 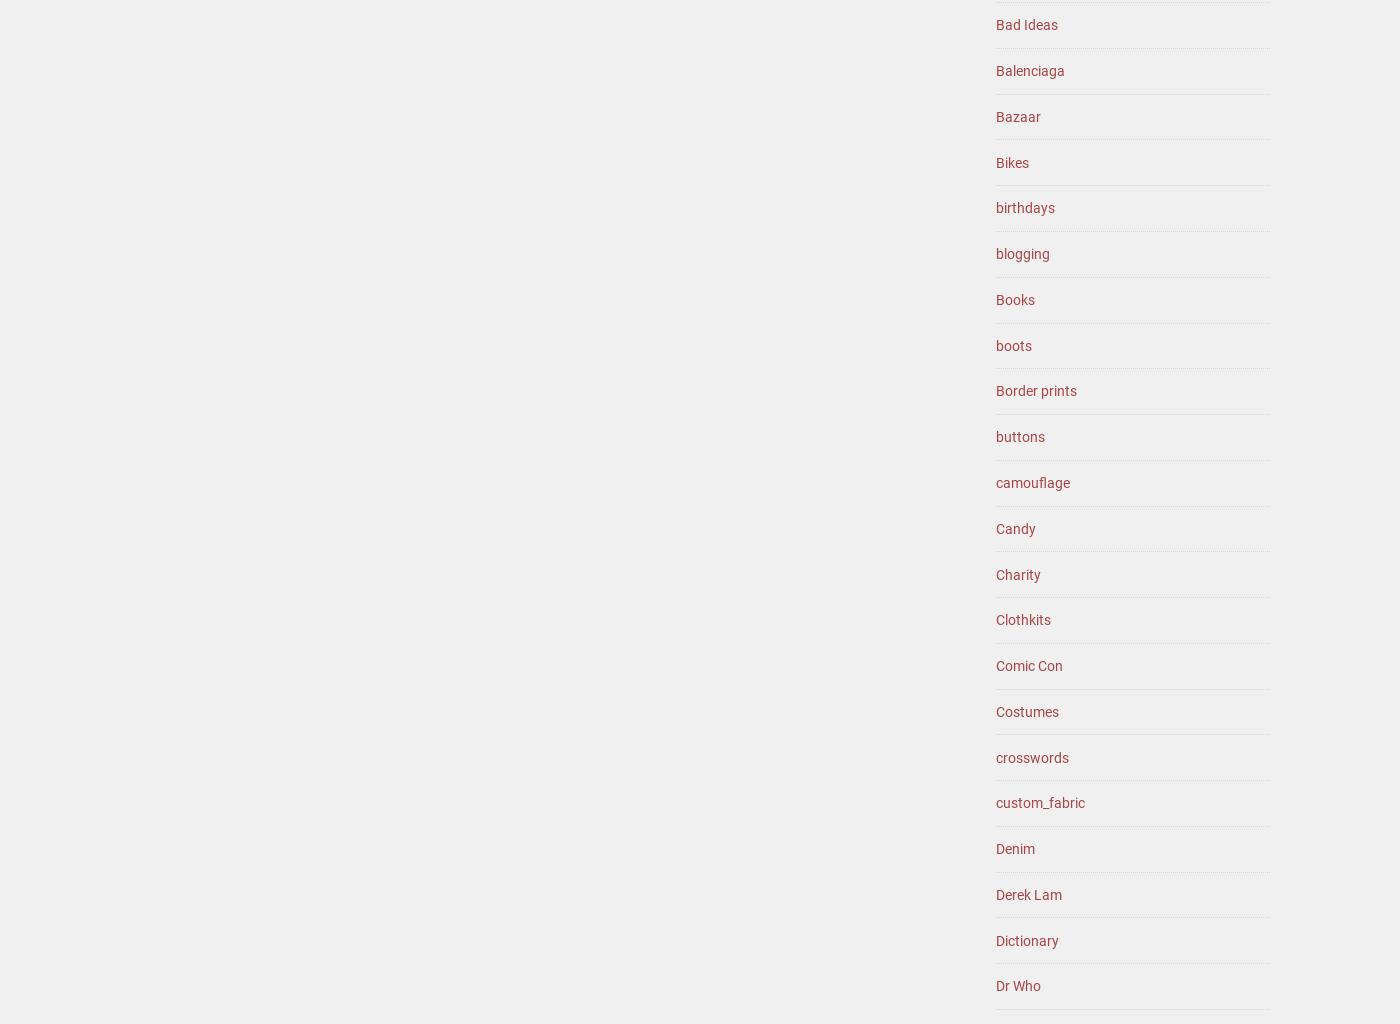 I want to click on 'Charity', so click(x=995, y=572).